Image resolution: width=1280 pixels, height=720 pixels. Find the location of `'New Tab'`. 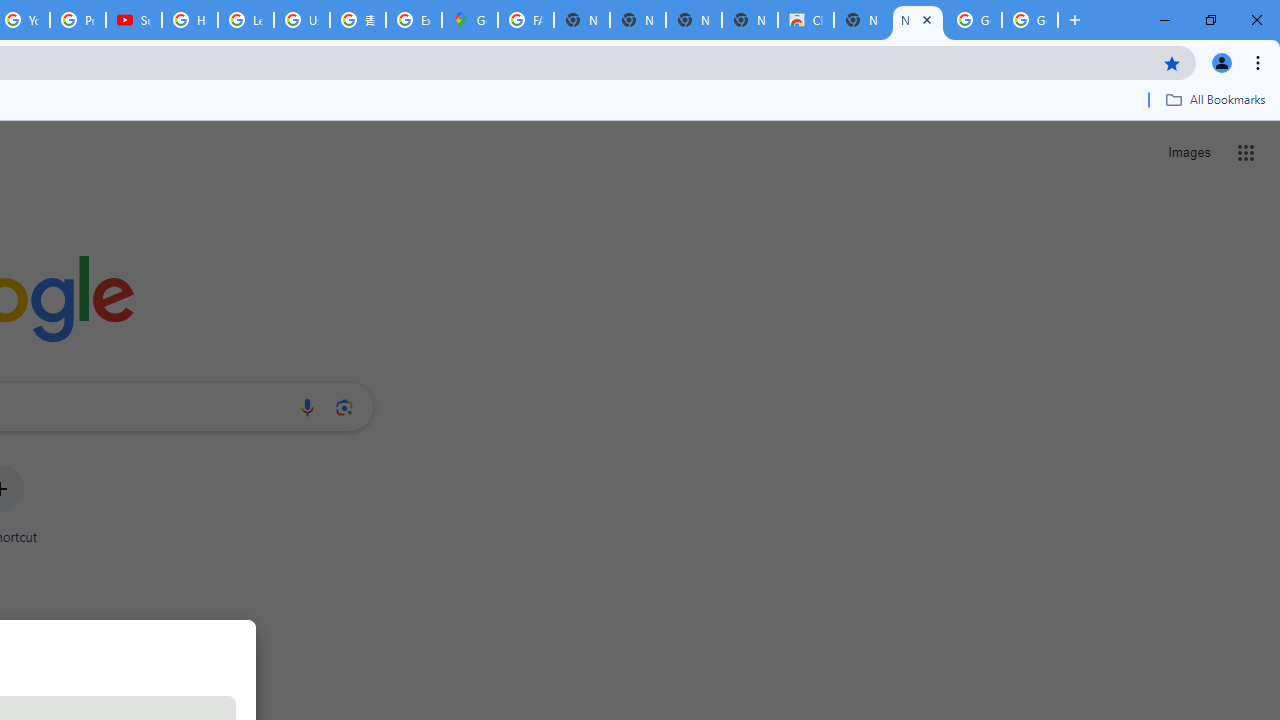

'New Tab' is located at coordinates (916, 20).